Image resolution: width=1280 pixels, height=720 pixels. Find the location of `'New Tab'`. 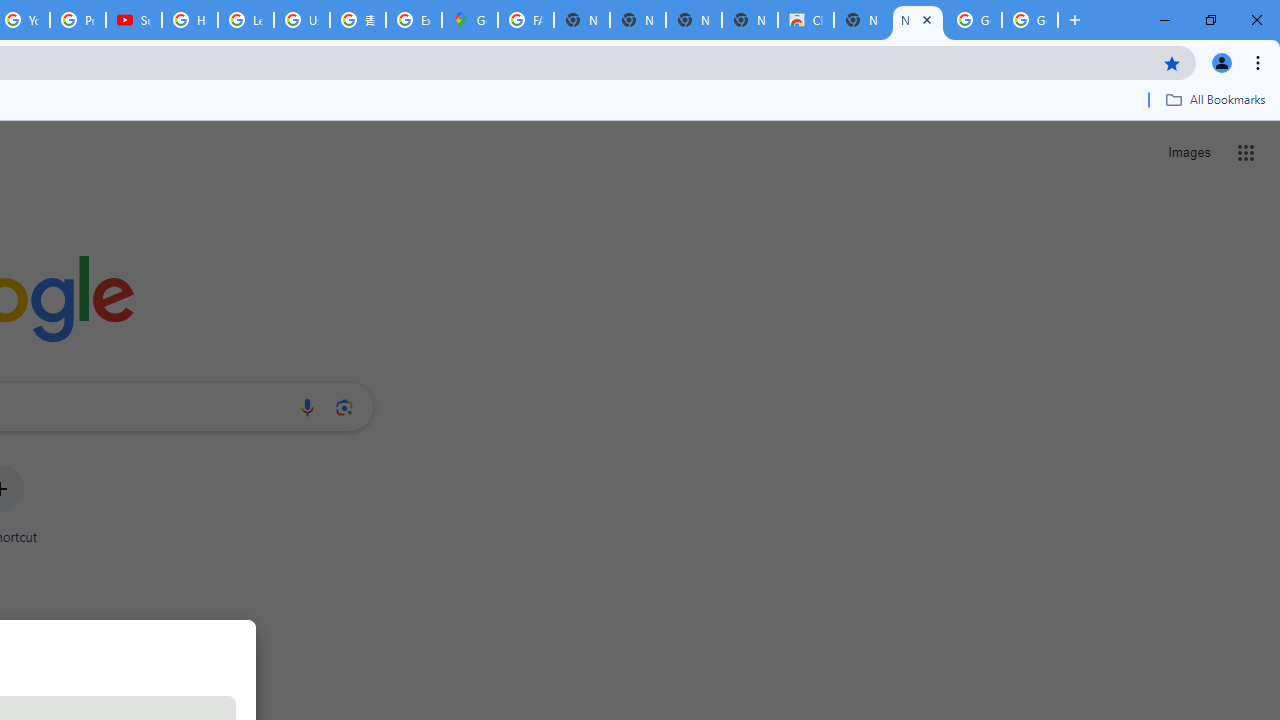

'New Tab' is located at coordinates (916, 20).